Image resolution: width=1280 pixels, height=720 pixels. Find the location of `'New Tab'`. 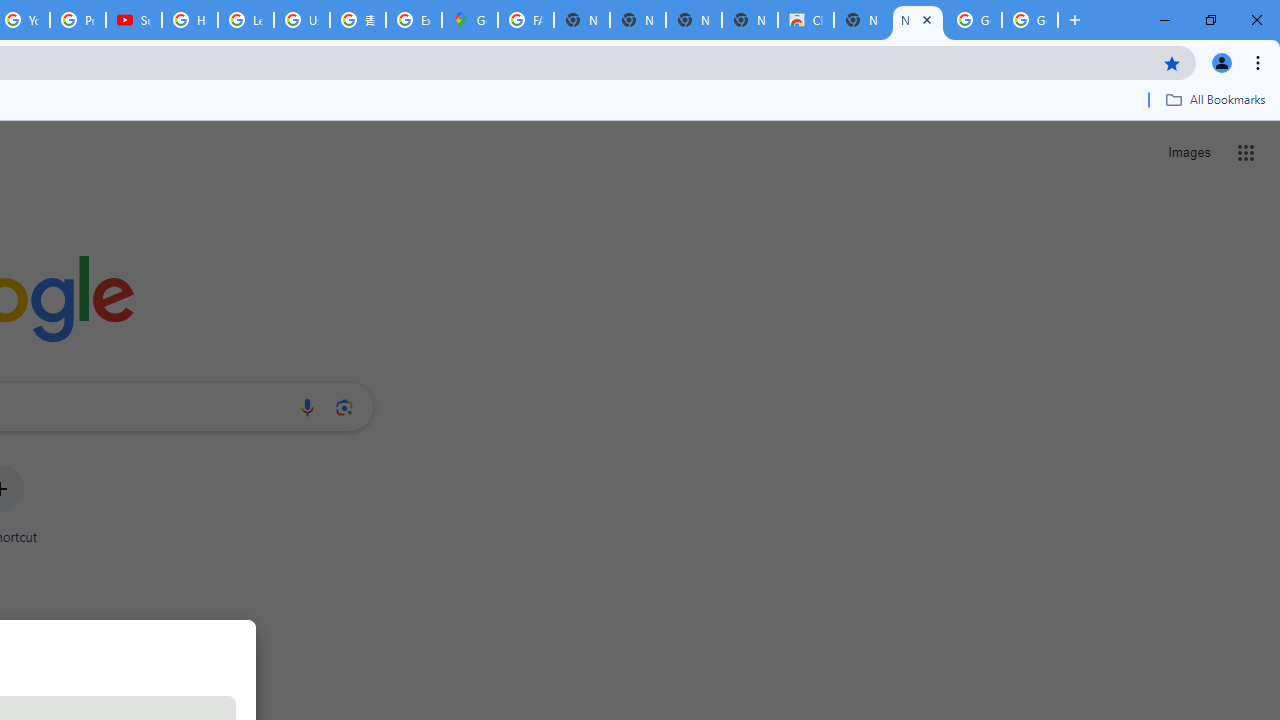

'New Tab' is located at coordinates (916, 20).